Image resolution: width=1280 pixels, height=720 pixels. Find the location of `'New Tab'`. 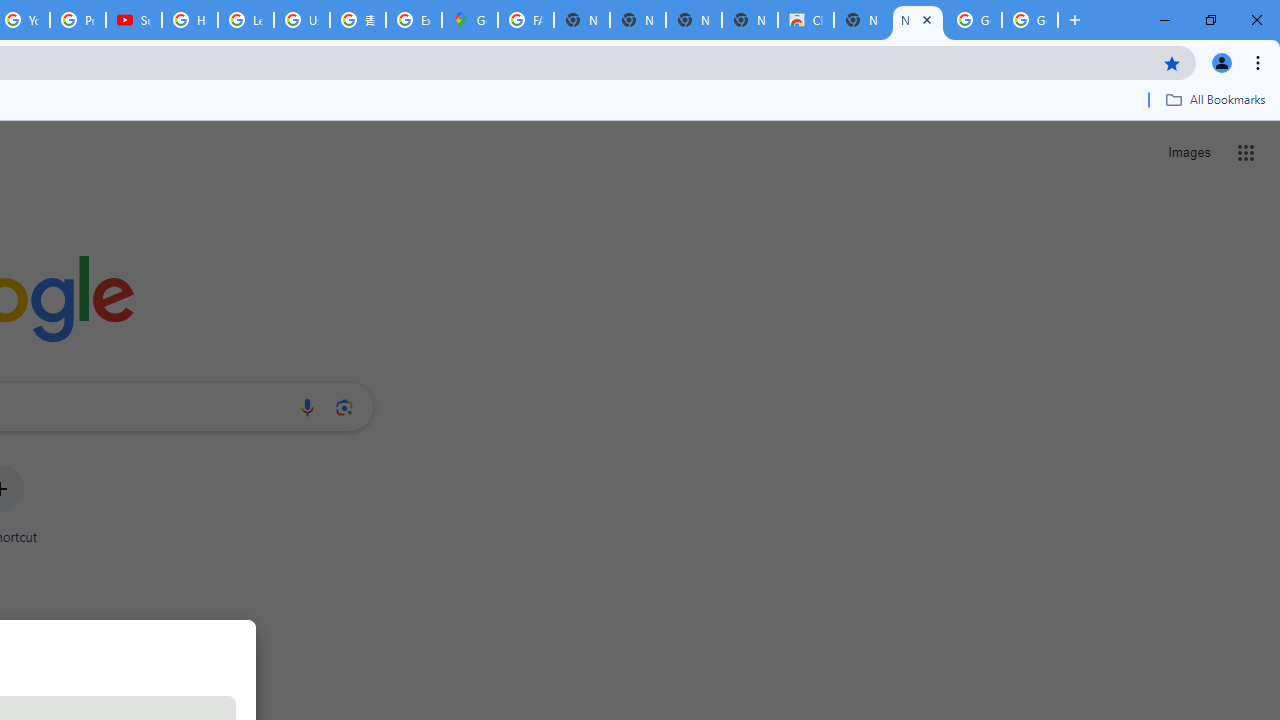

'New Tab' is located at coordinates (916, 20).